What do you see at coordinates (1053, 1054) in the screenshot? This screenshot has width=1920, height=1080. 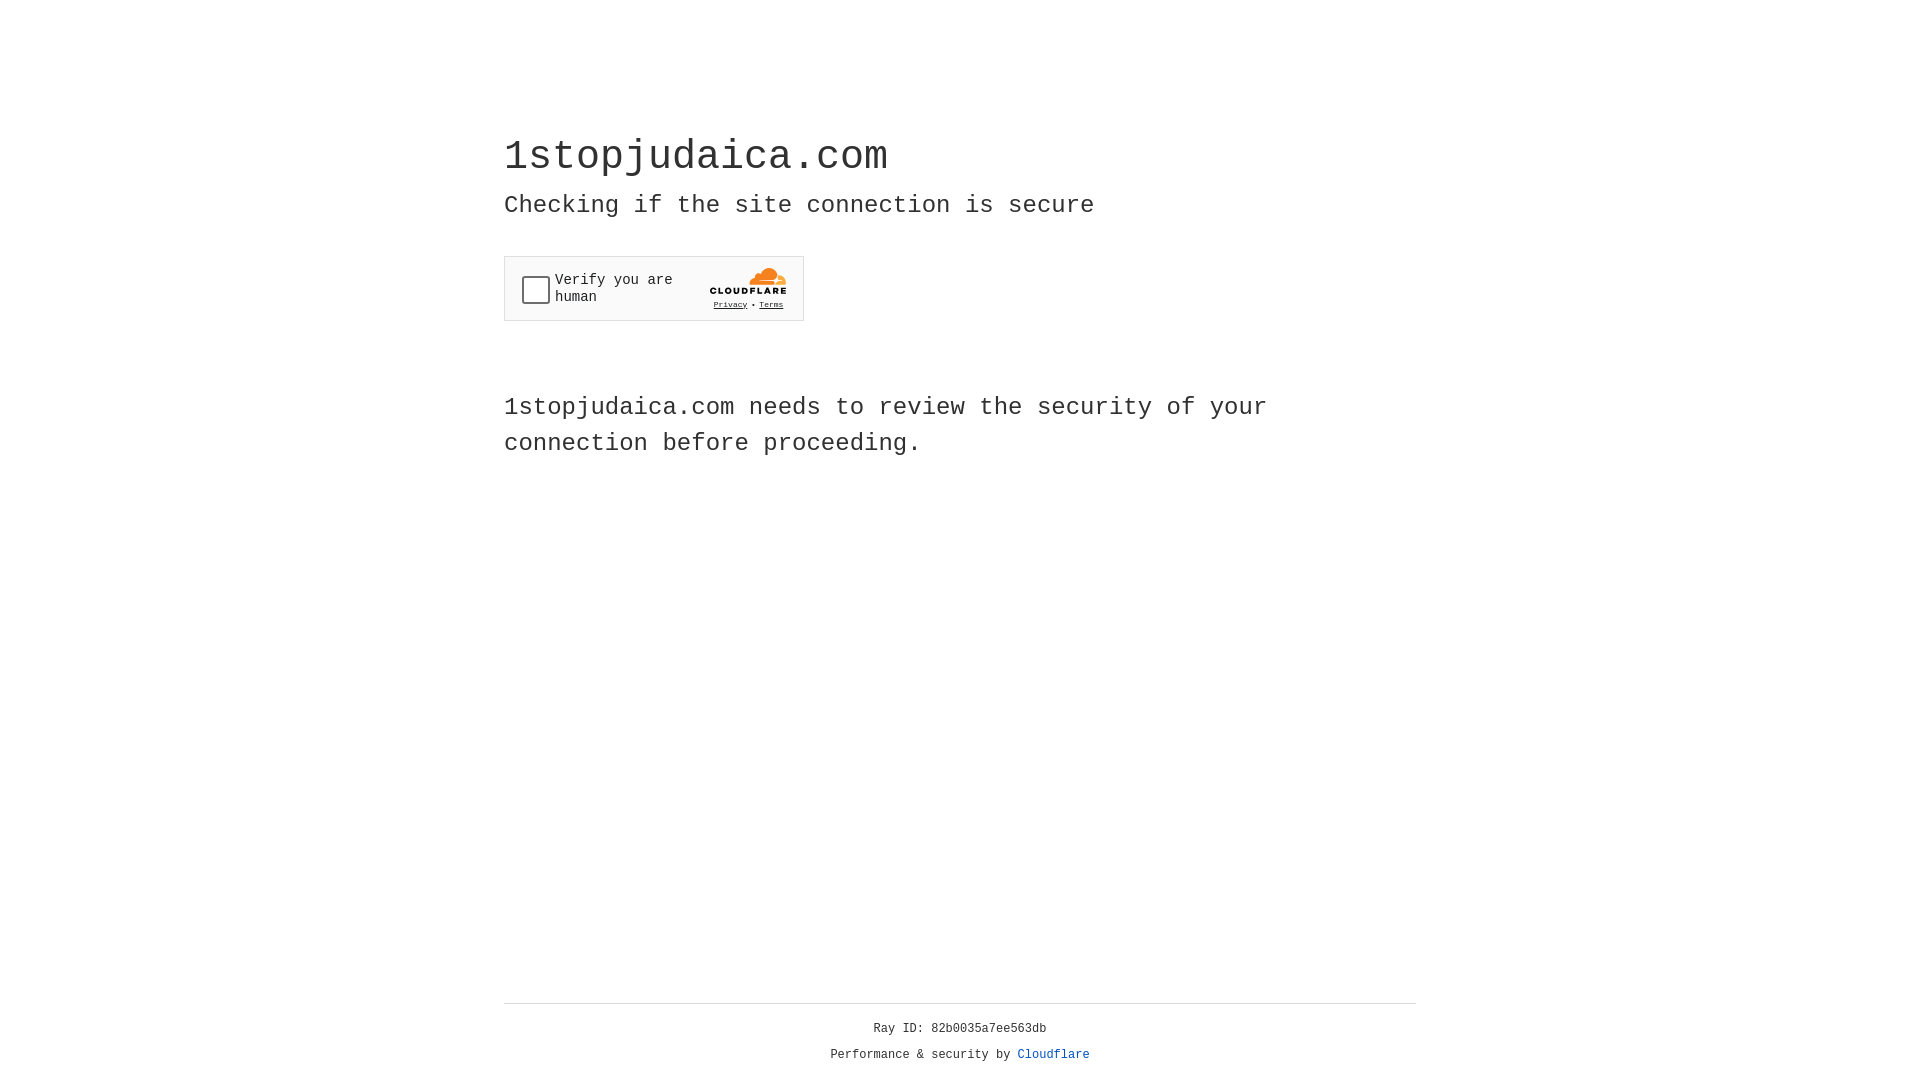 I see `'Cloudflare'` at bounding box center [1053, 1054].